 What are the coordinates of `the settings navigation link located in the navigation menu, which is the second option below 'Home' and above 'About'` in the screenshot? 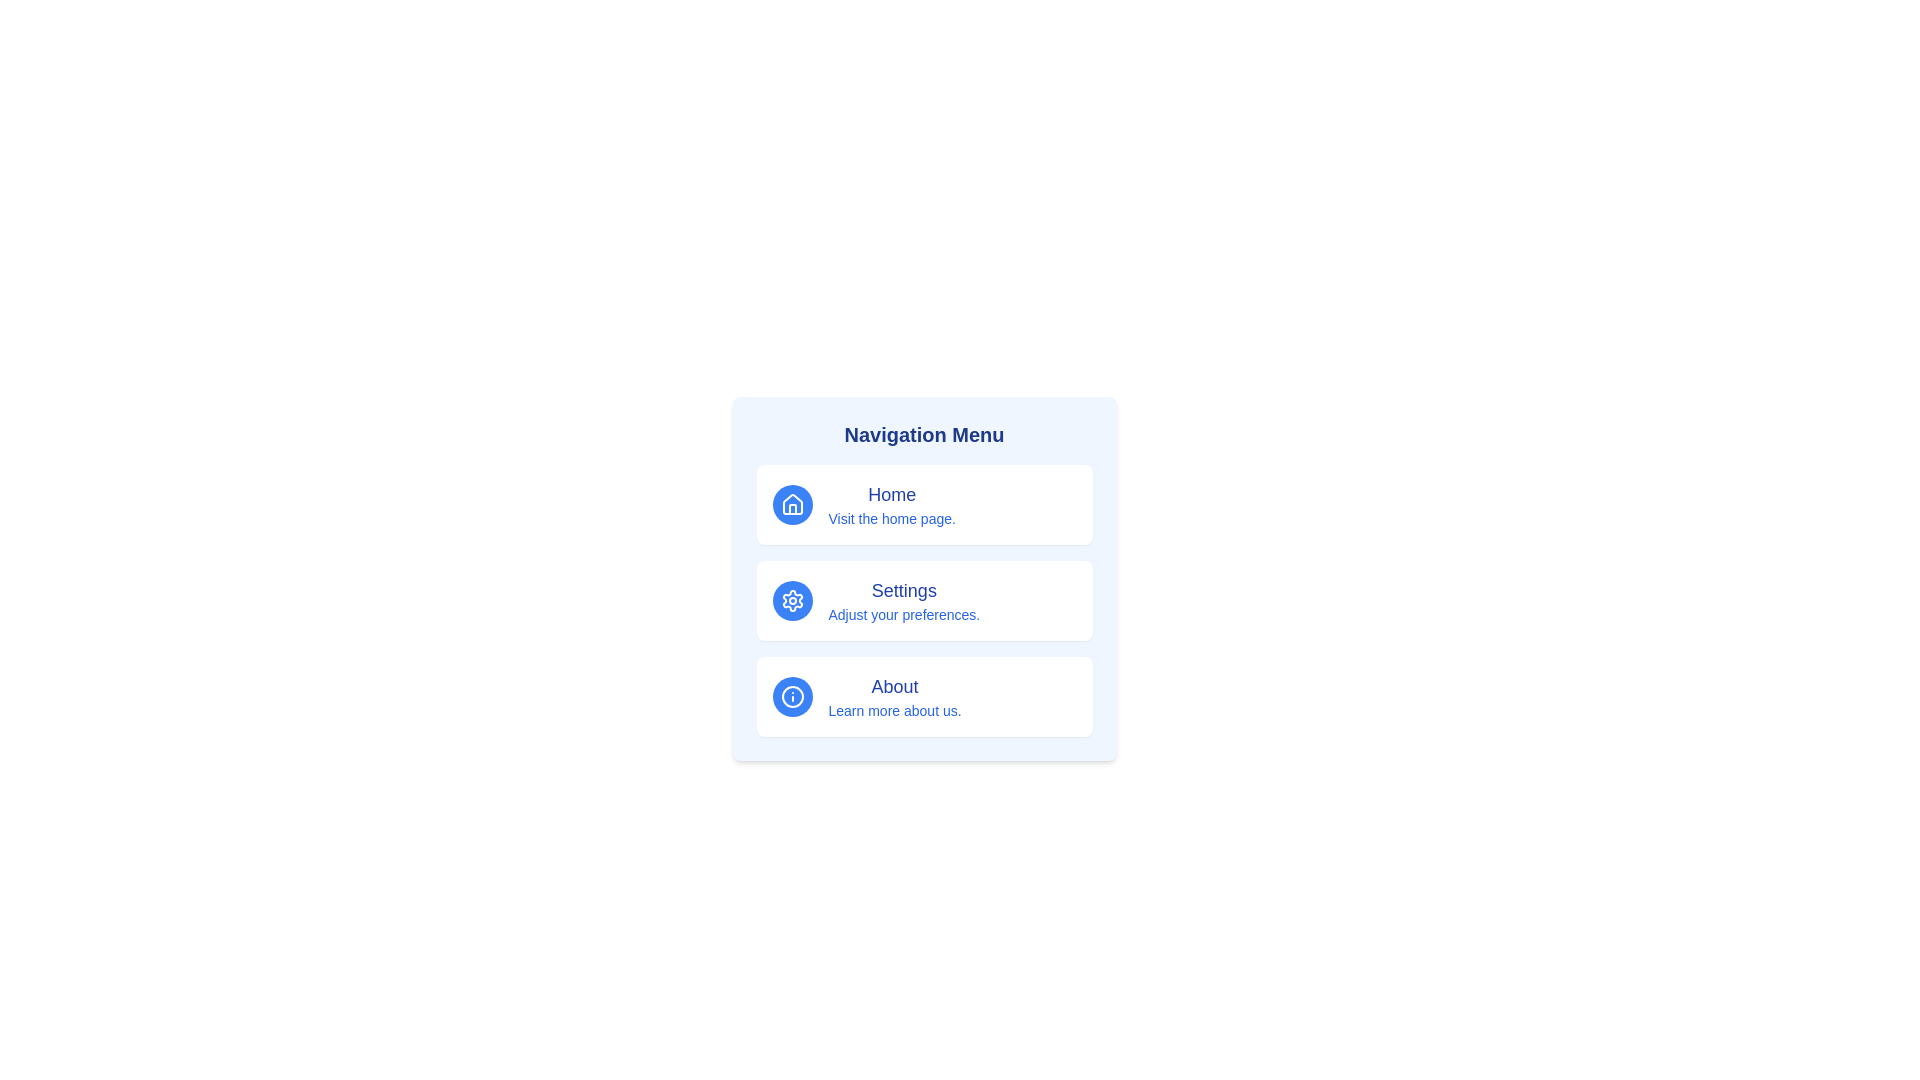 It's located at (923, 600).